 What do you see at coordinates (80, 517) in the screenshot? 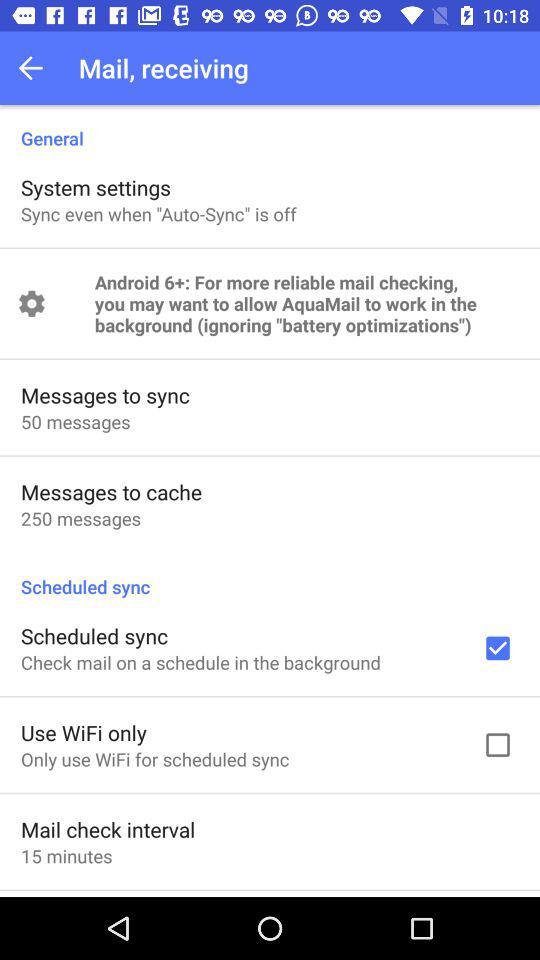
I see `250 messages app` at bounding box center [80, 517].